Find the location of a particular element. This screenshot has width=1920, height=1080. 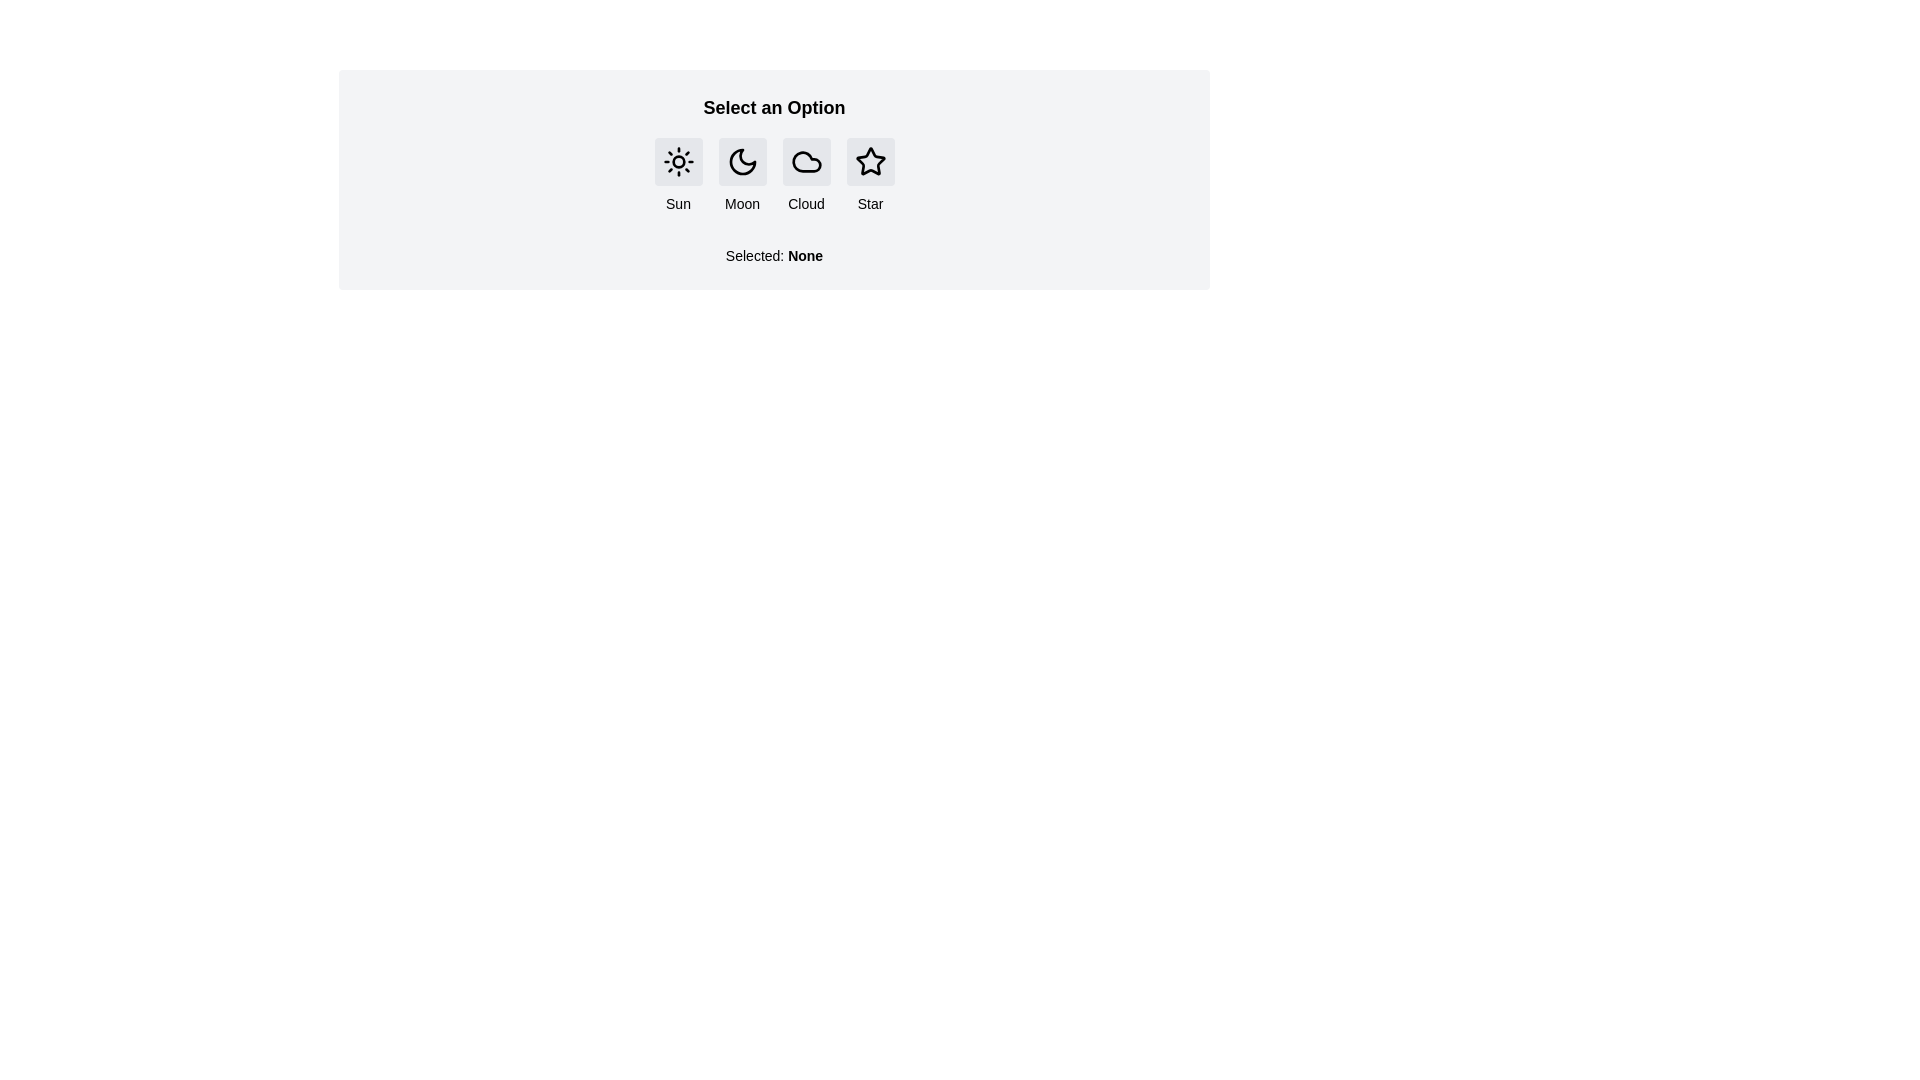

the star icon located at the far right of the horizontal row of icons is located at coordinates (870, 161).